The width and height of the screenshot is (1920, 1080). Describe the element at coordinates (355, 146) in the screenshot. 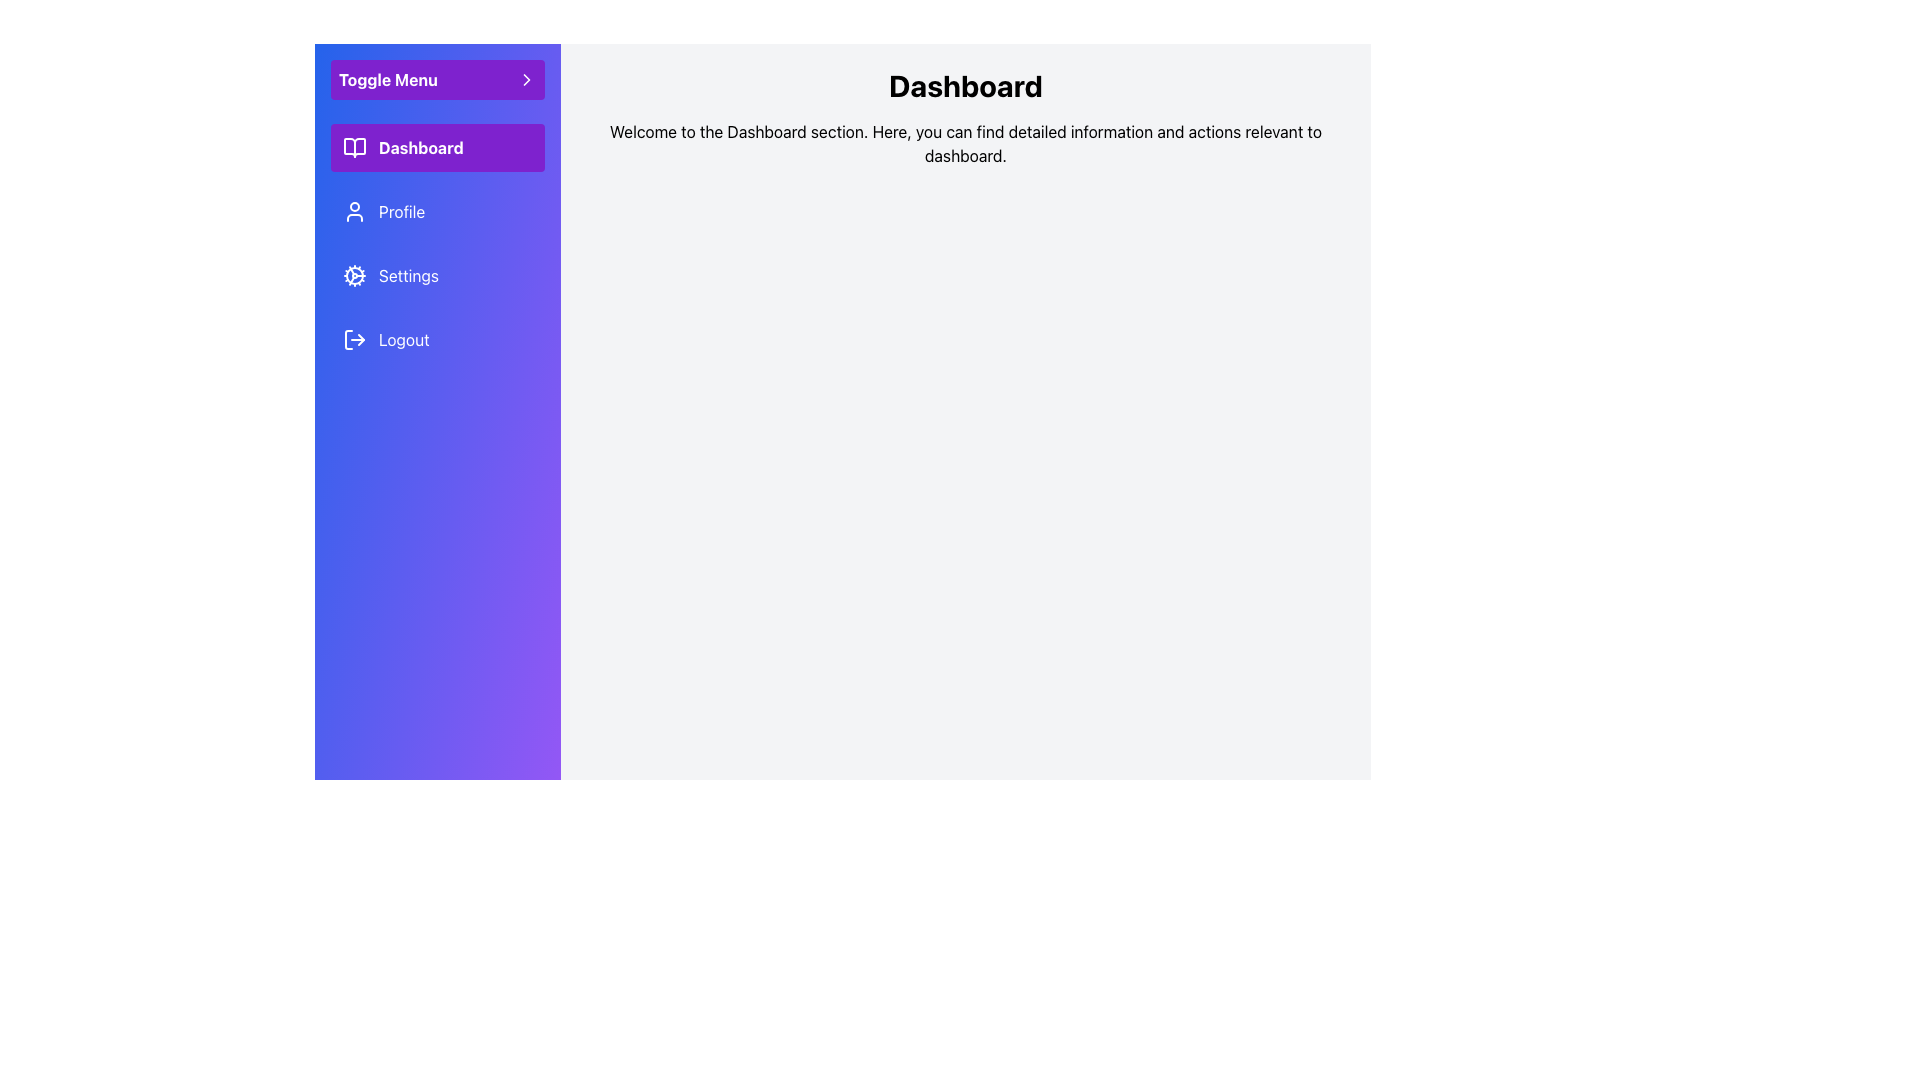

I see `the open book icon in the vertical navigation menu, which is styled with a white stroke on a purple background and is located next to the text 'Dashboard'` at that location.